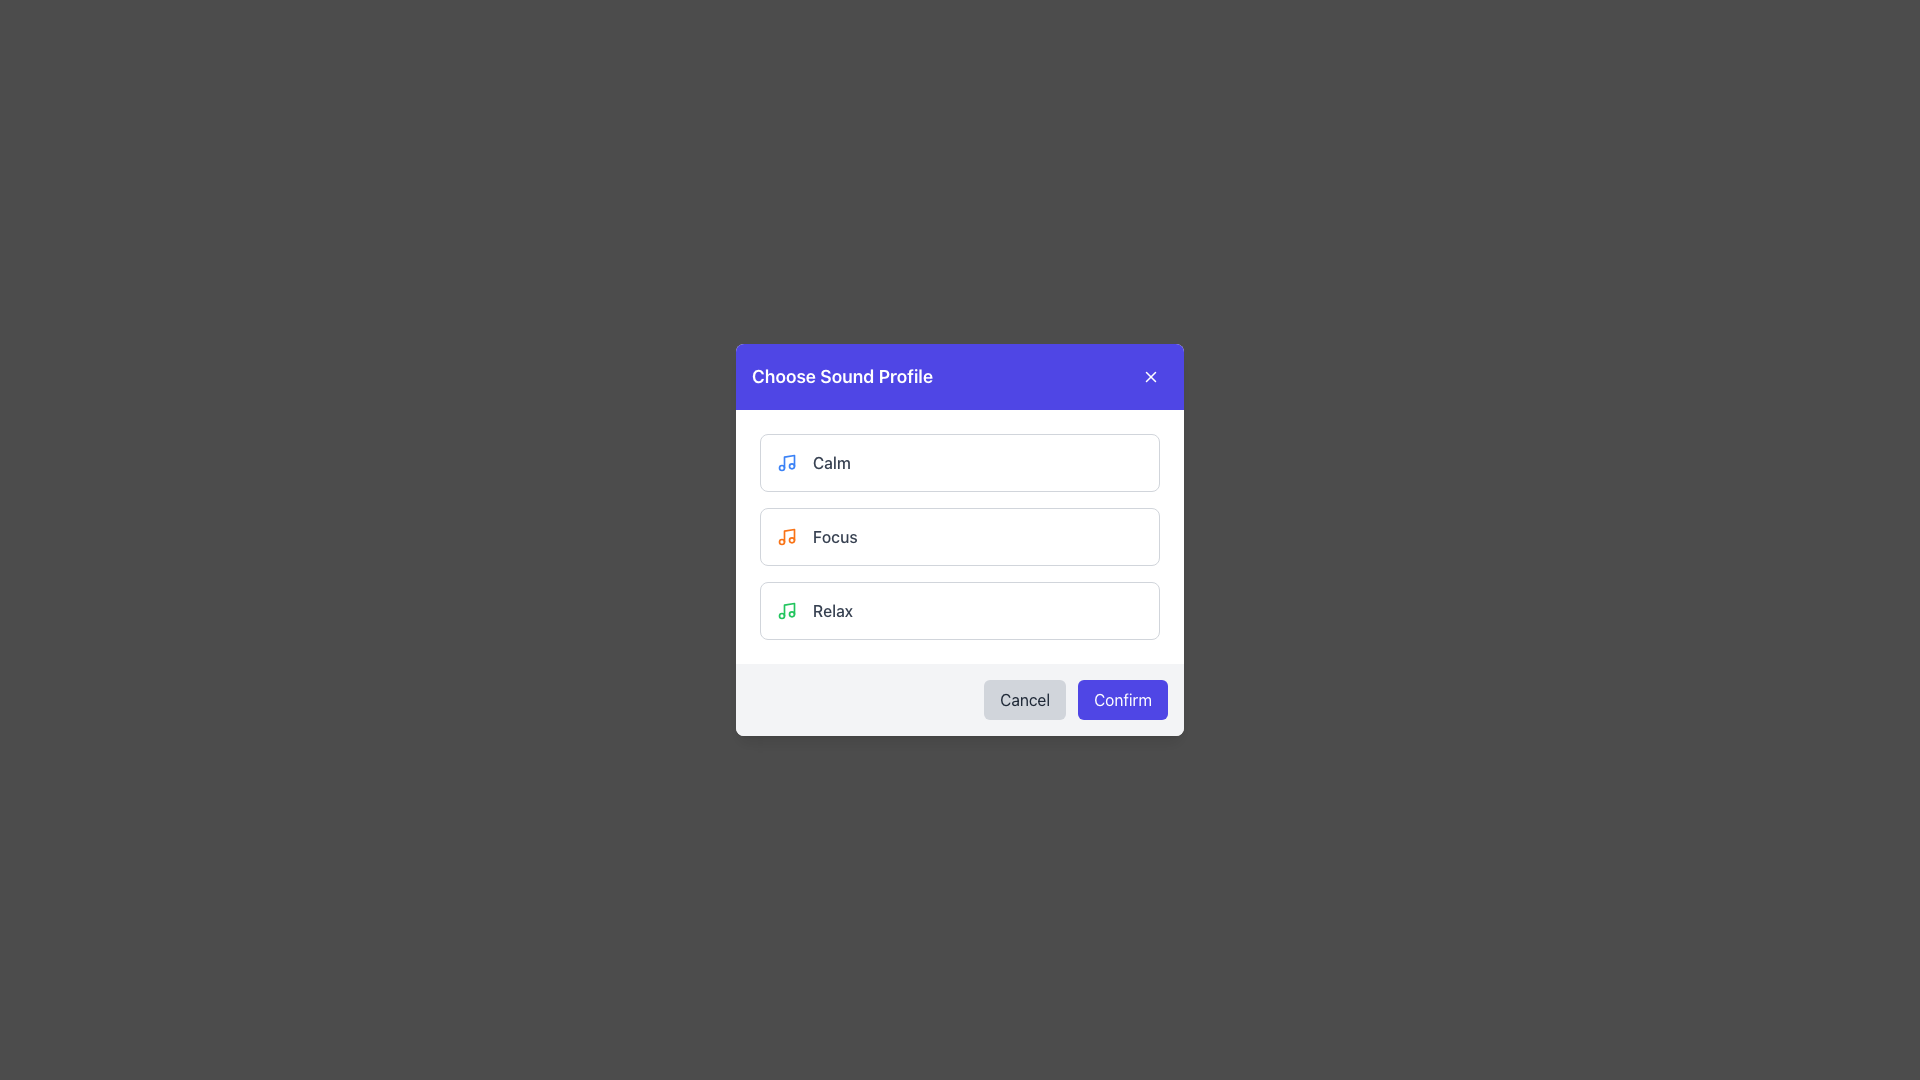 The height and width of the screenshot is (1080, 1920). I want to click on the close button with a white 'X' symbol in the top-right corner of the 'Choose Sound Profile' modal, so click(1151, 377).